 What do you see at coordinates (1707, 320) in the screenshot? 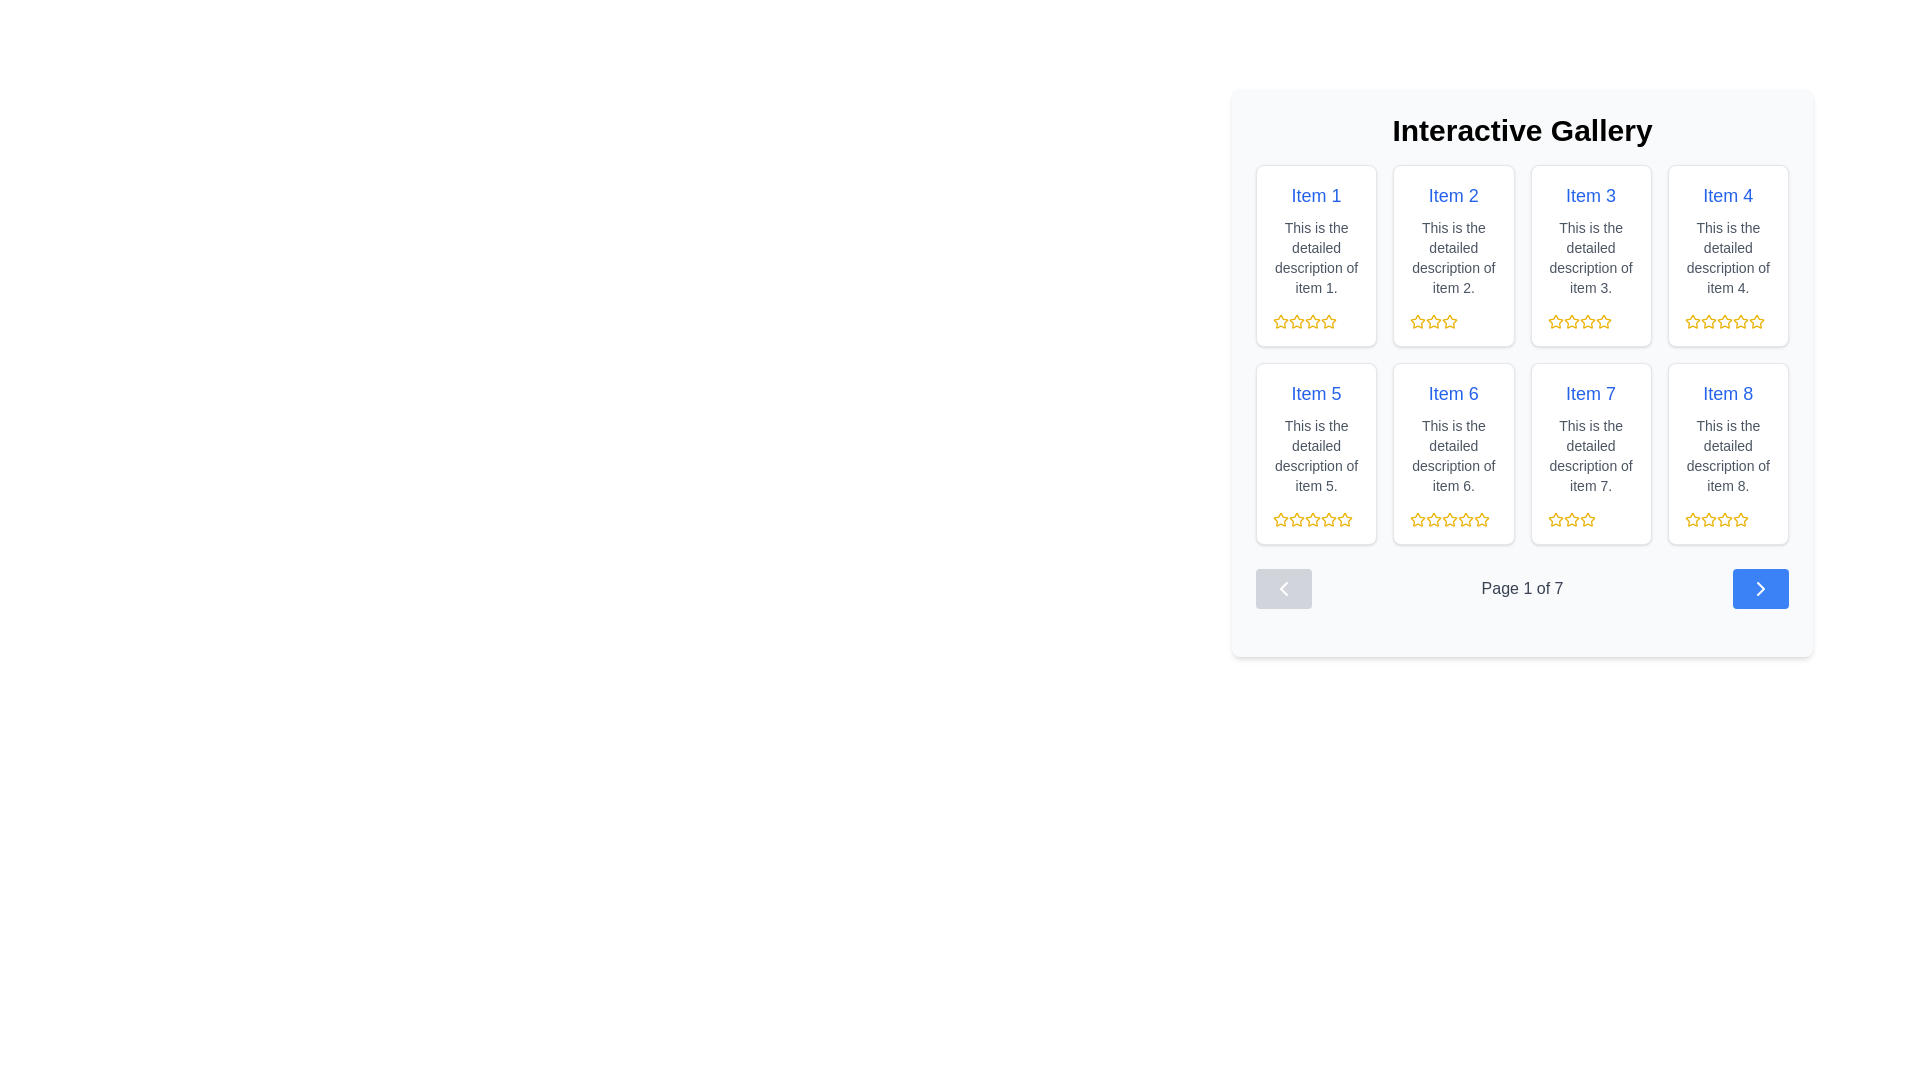
I see `the first star-shaped rating icon with a yellow outline located beneath 'Item 4' in the gallery to rate one star` at bounding box center [1707, 320].